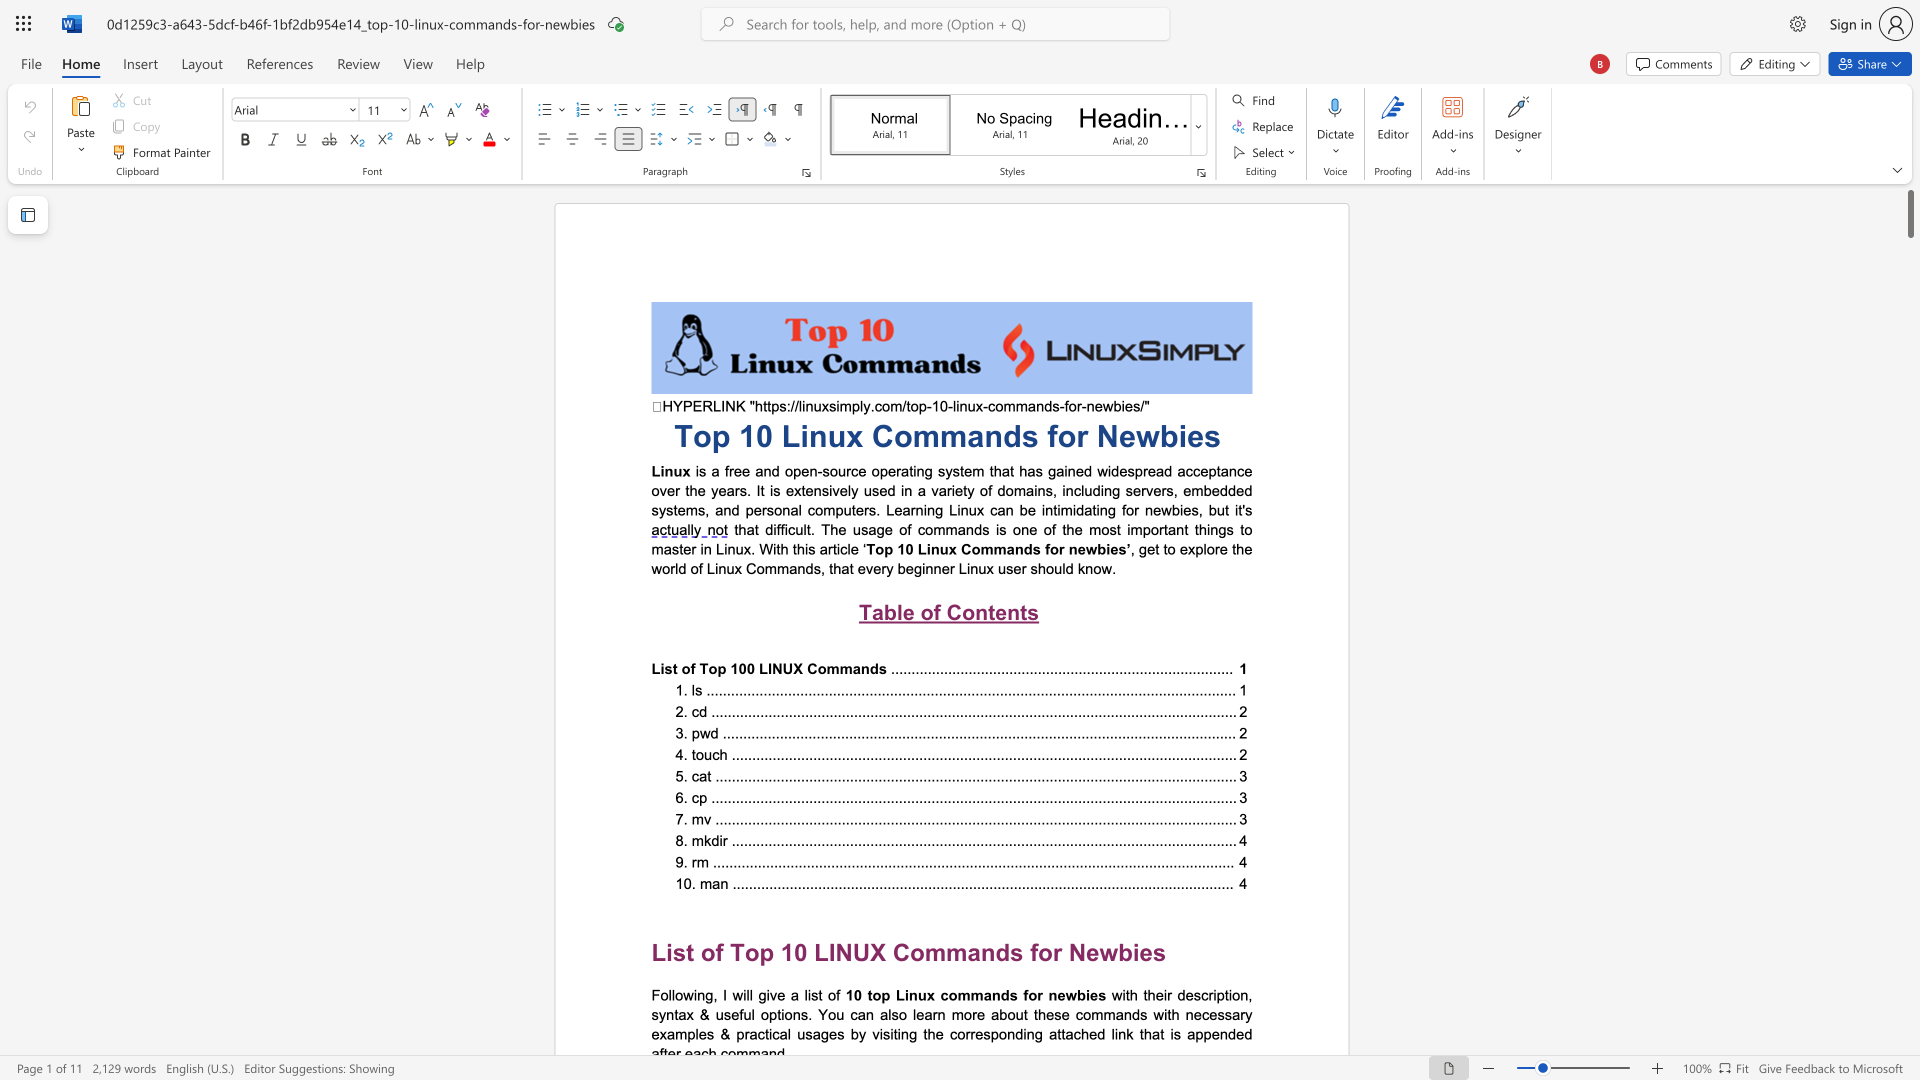 The height and width of the screenshot is (1080, 1920). Describe the element at coordinates (781, 668) in the screenshot. I see `the subset text "UX Commands" within the text "List of Top 100 LINUX Commands"` at that location.